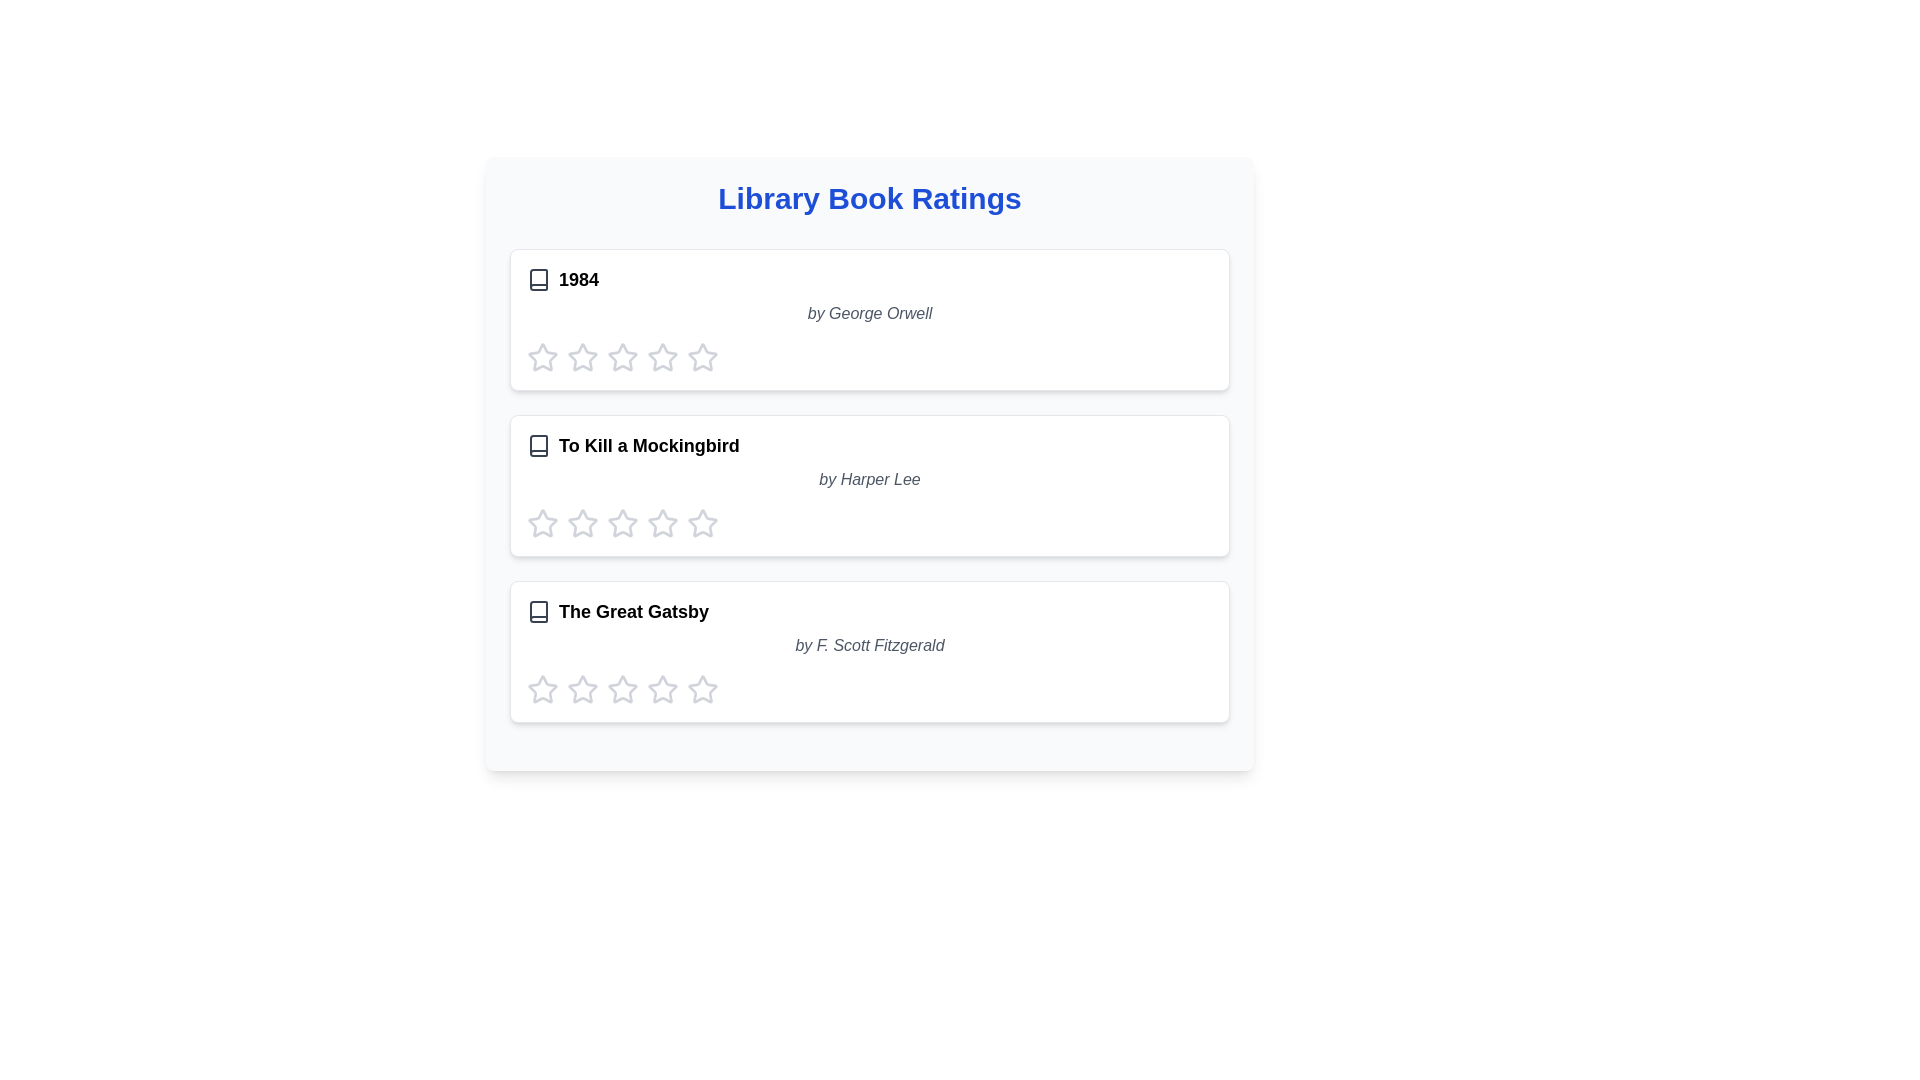 The height and width of the screenshot is (1080, 1920). What do you see at coordinates (869, 645) in the screenshot?
I see `the italic gray text label stating 'by F. Scott Fitzgerald' that is located below the title 'The Great Gatsby' in the book card` at bounding box center [869, 645].